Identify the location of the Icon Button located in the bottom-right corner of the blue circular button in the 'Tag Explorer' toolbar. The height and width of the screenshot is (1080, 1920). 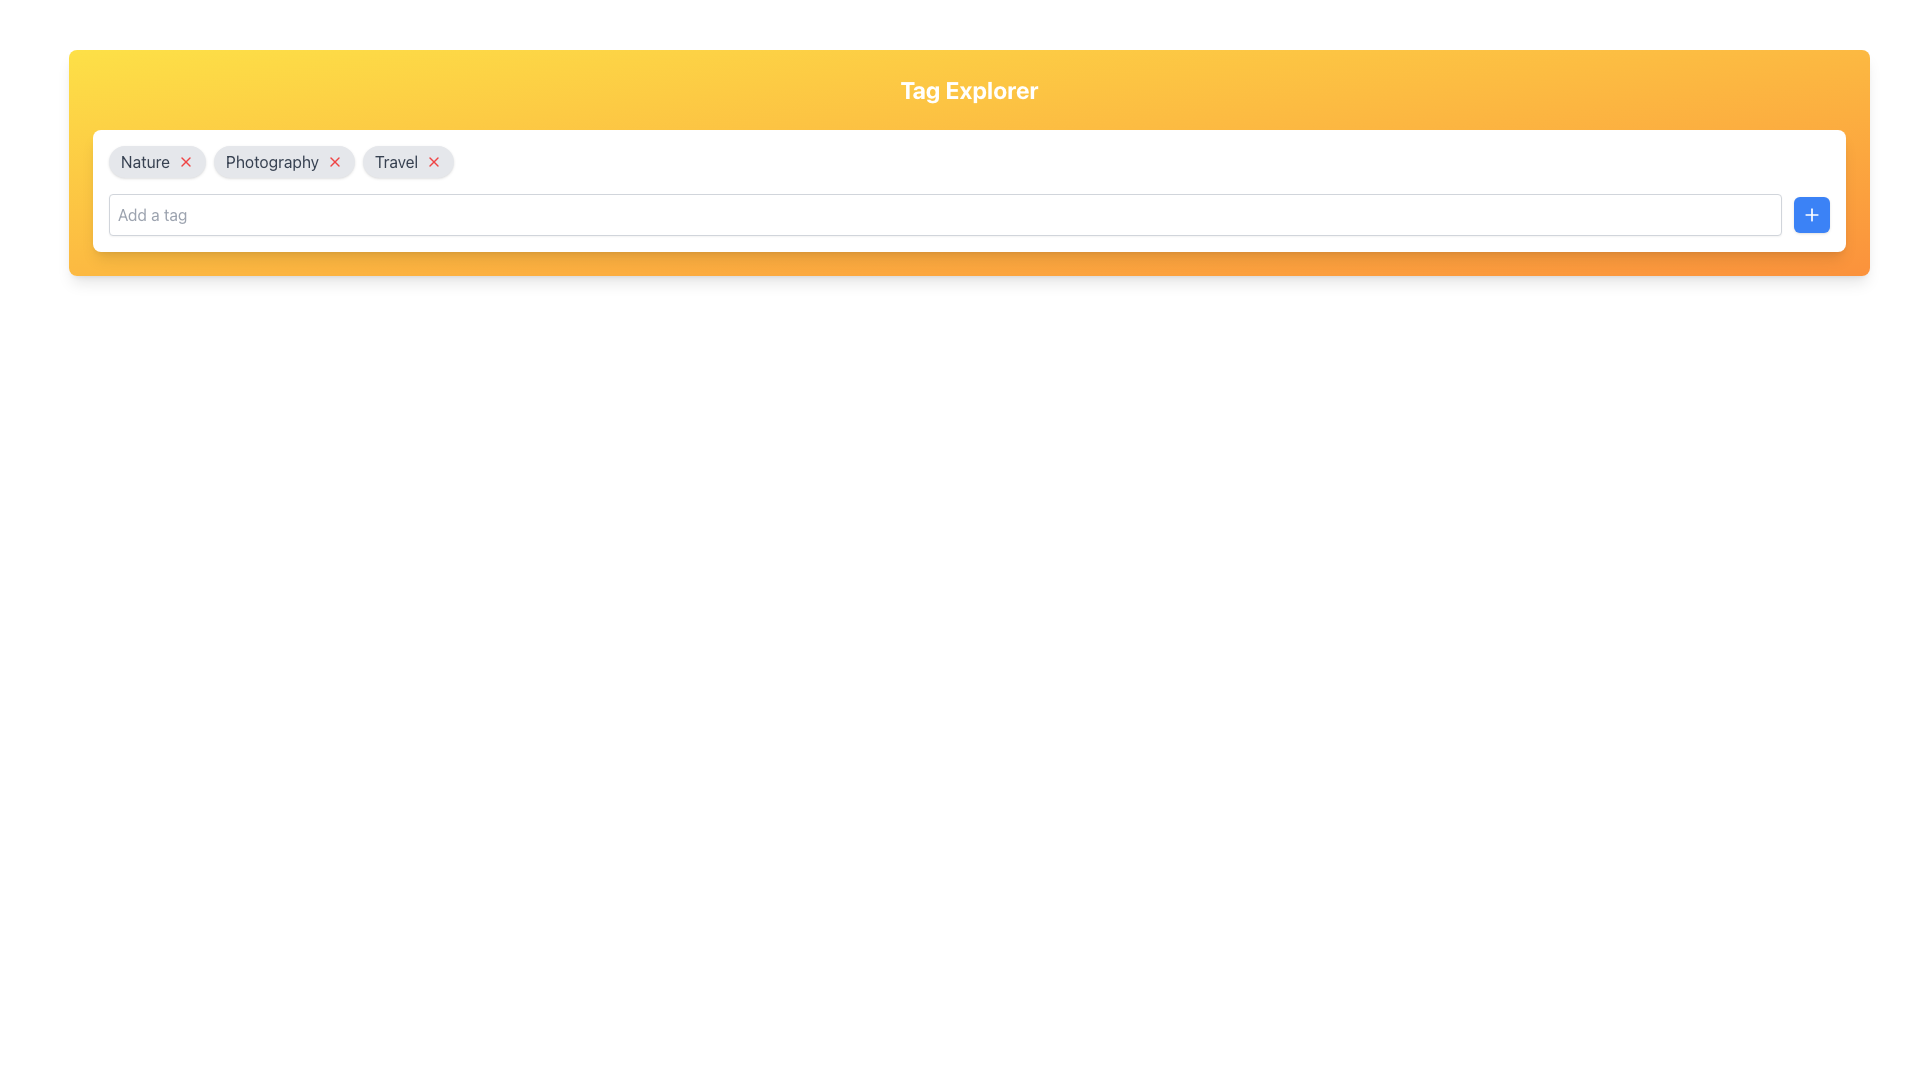
(1811, 215).